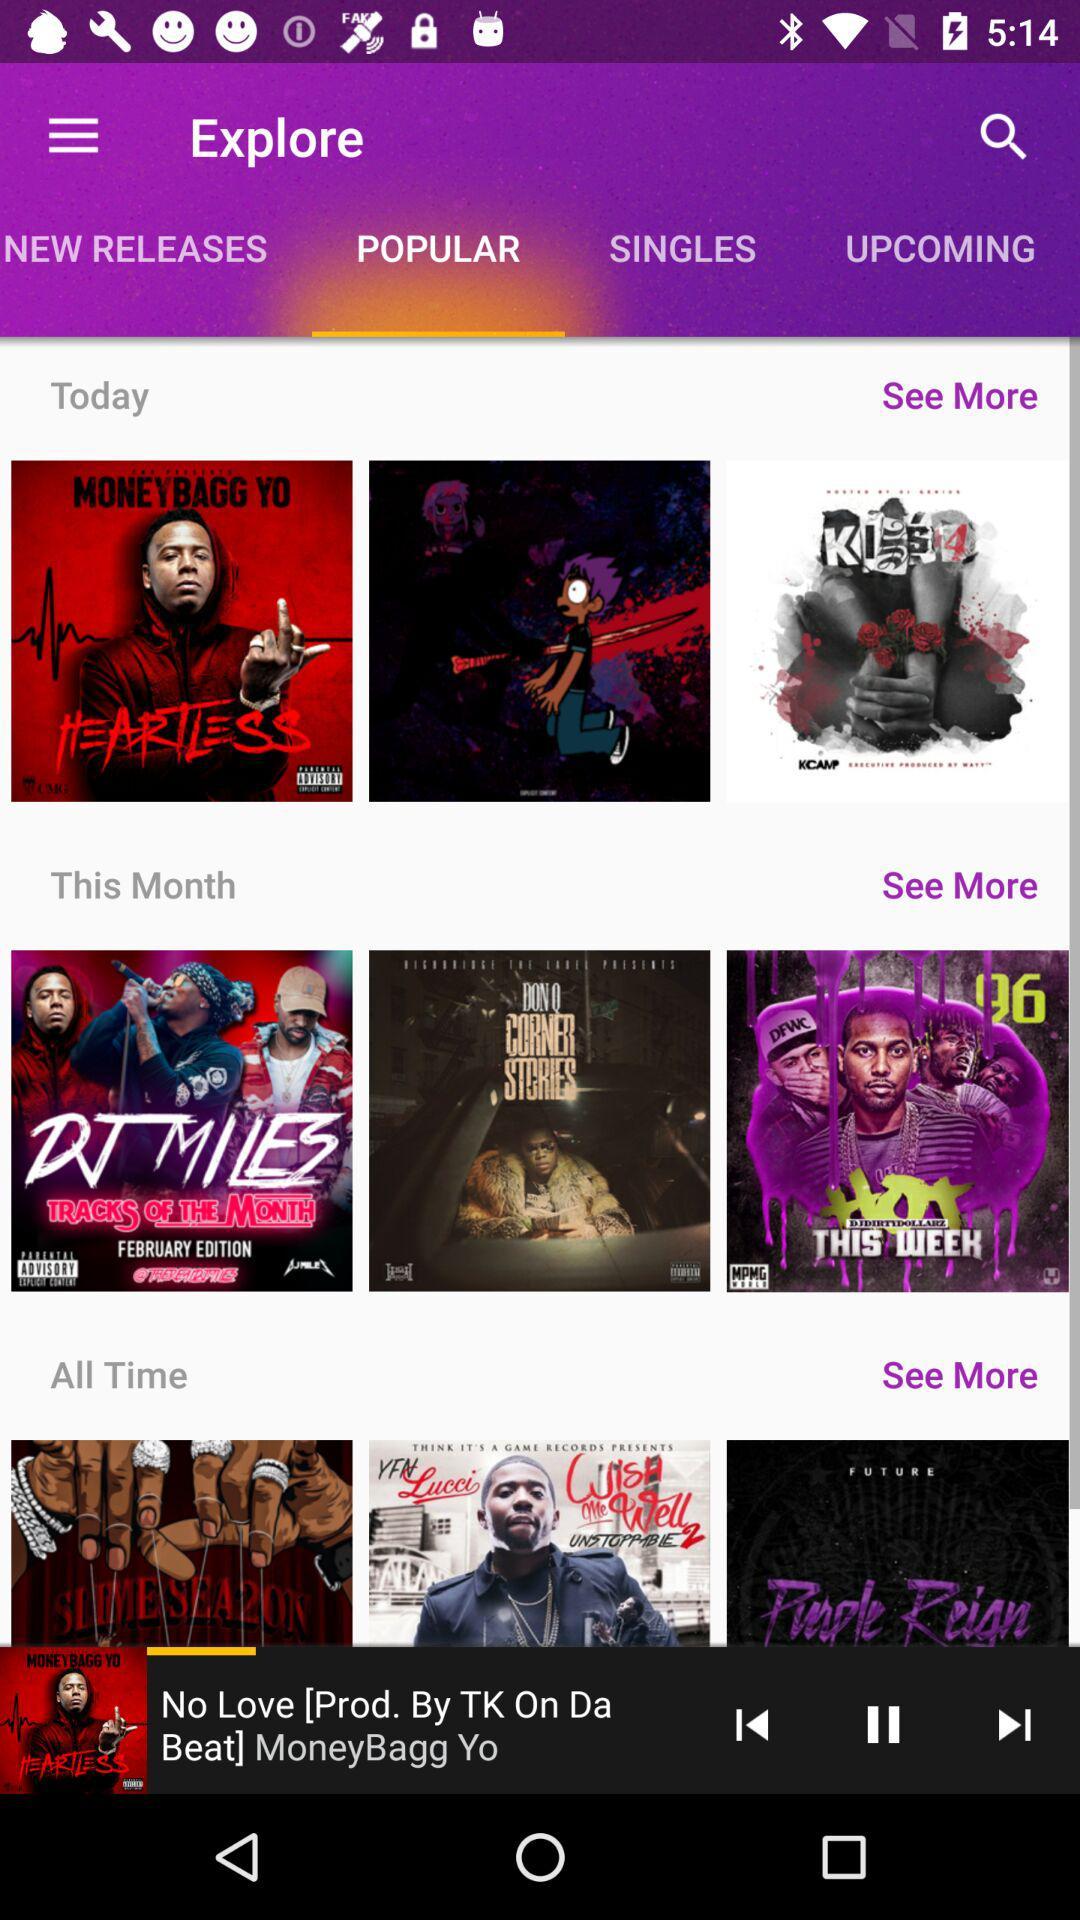  Describe the element at coordinates (437, 246) in the screenshot. I see `popular app` at that location.